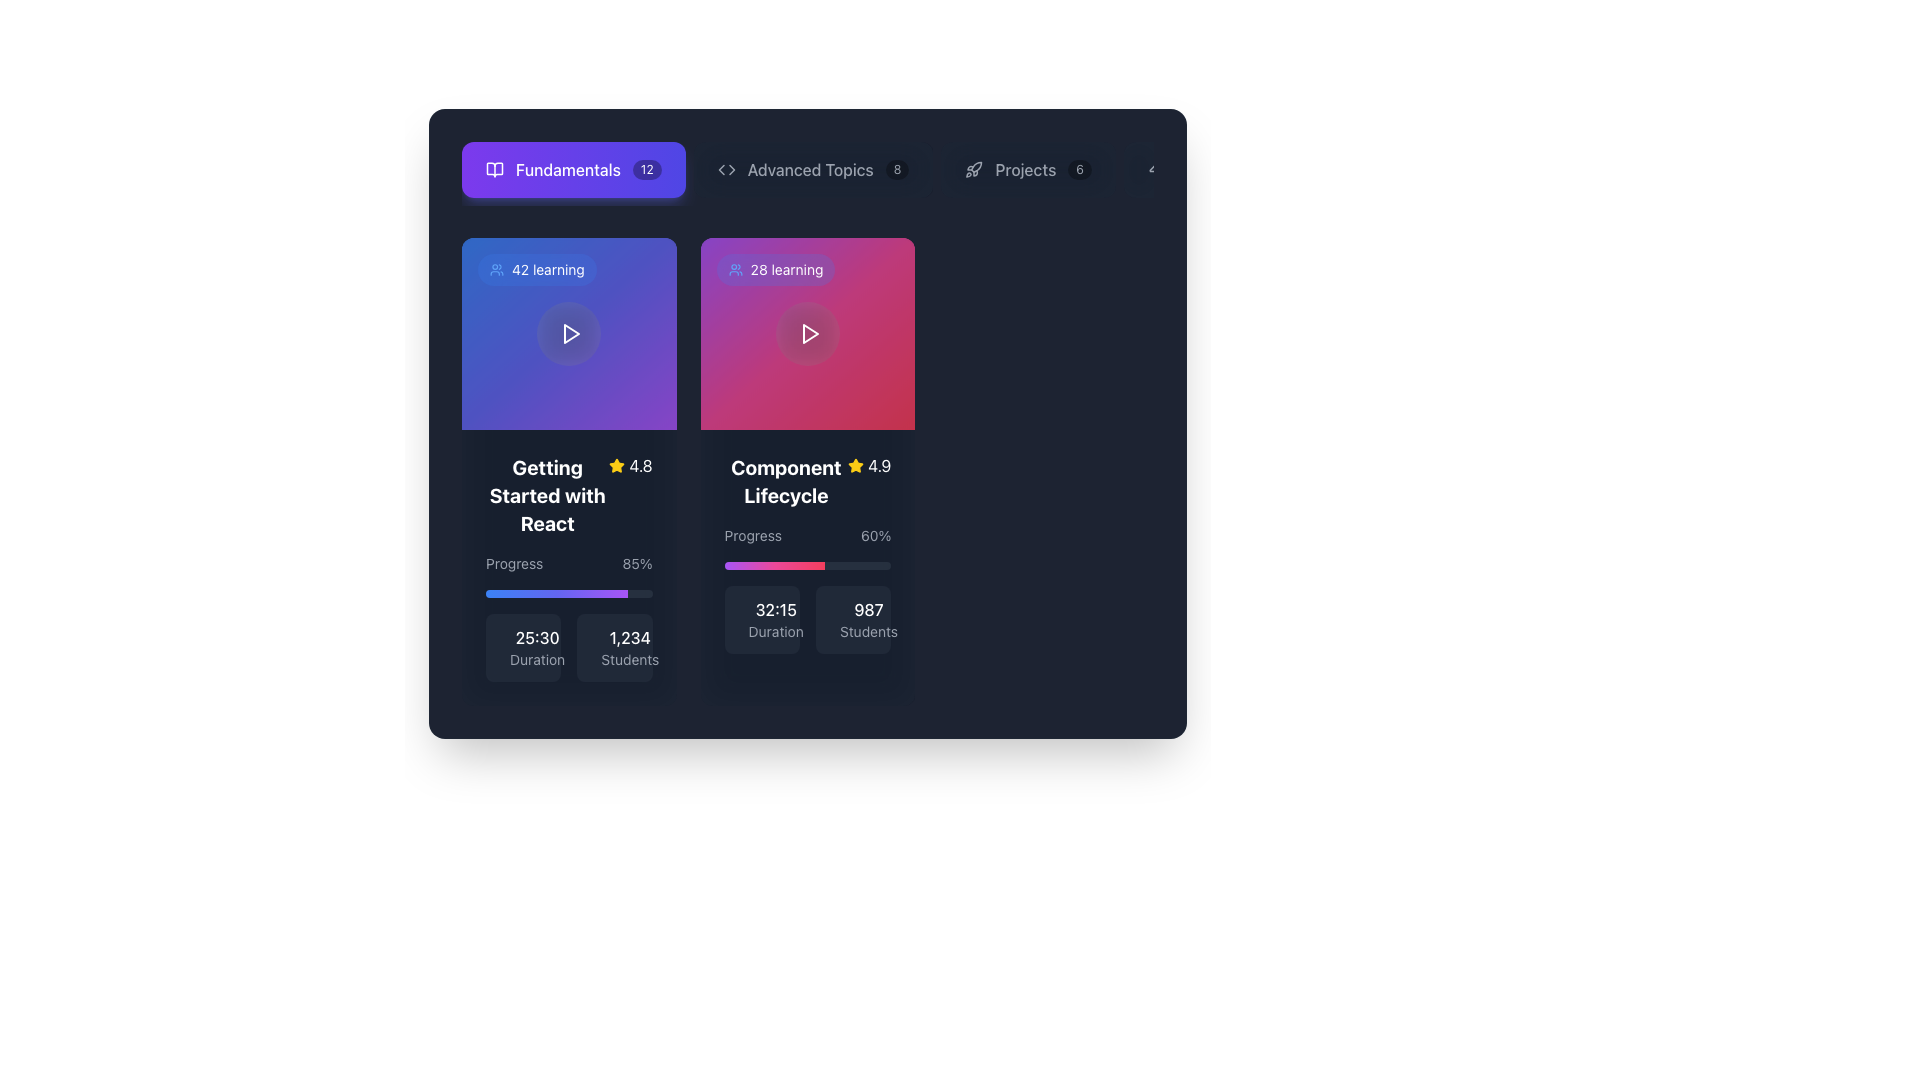 Image resolution: width=1920 pixels, height=1080 pixels. Describe the element at coordinates (734, 270) in the screenshot. I see `the small decorative icon that indicates the number of learners participating in the related learning module, located at the top-left corner of the second card titled 'Component Lifecycle'` at that location.